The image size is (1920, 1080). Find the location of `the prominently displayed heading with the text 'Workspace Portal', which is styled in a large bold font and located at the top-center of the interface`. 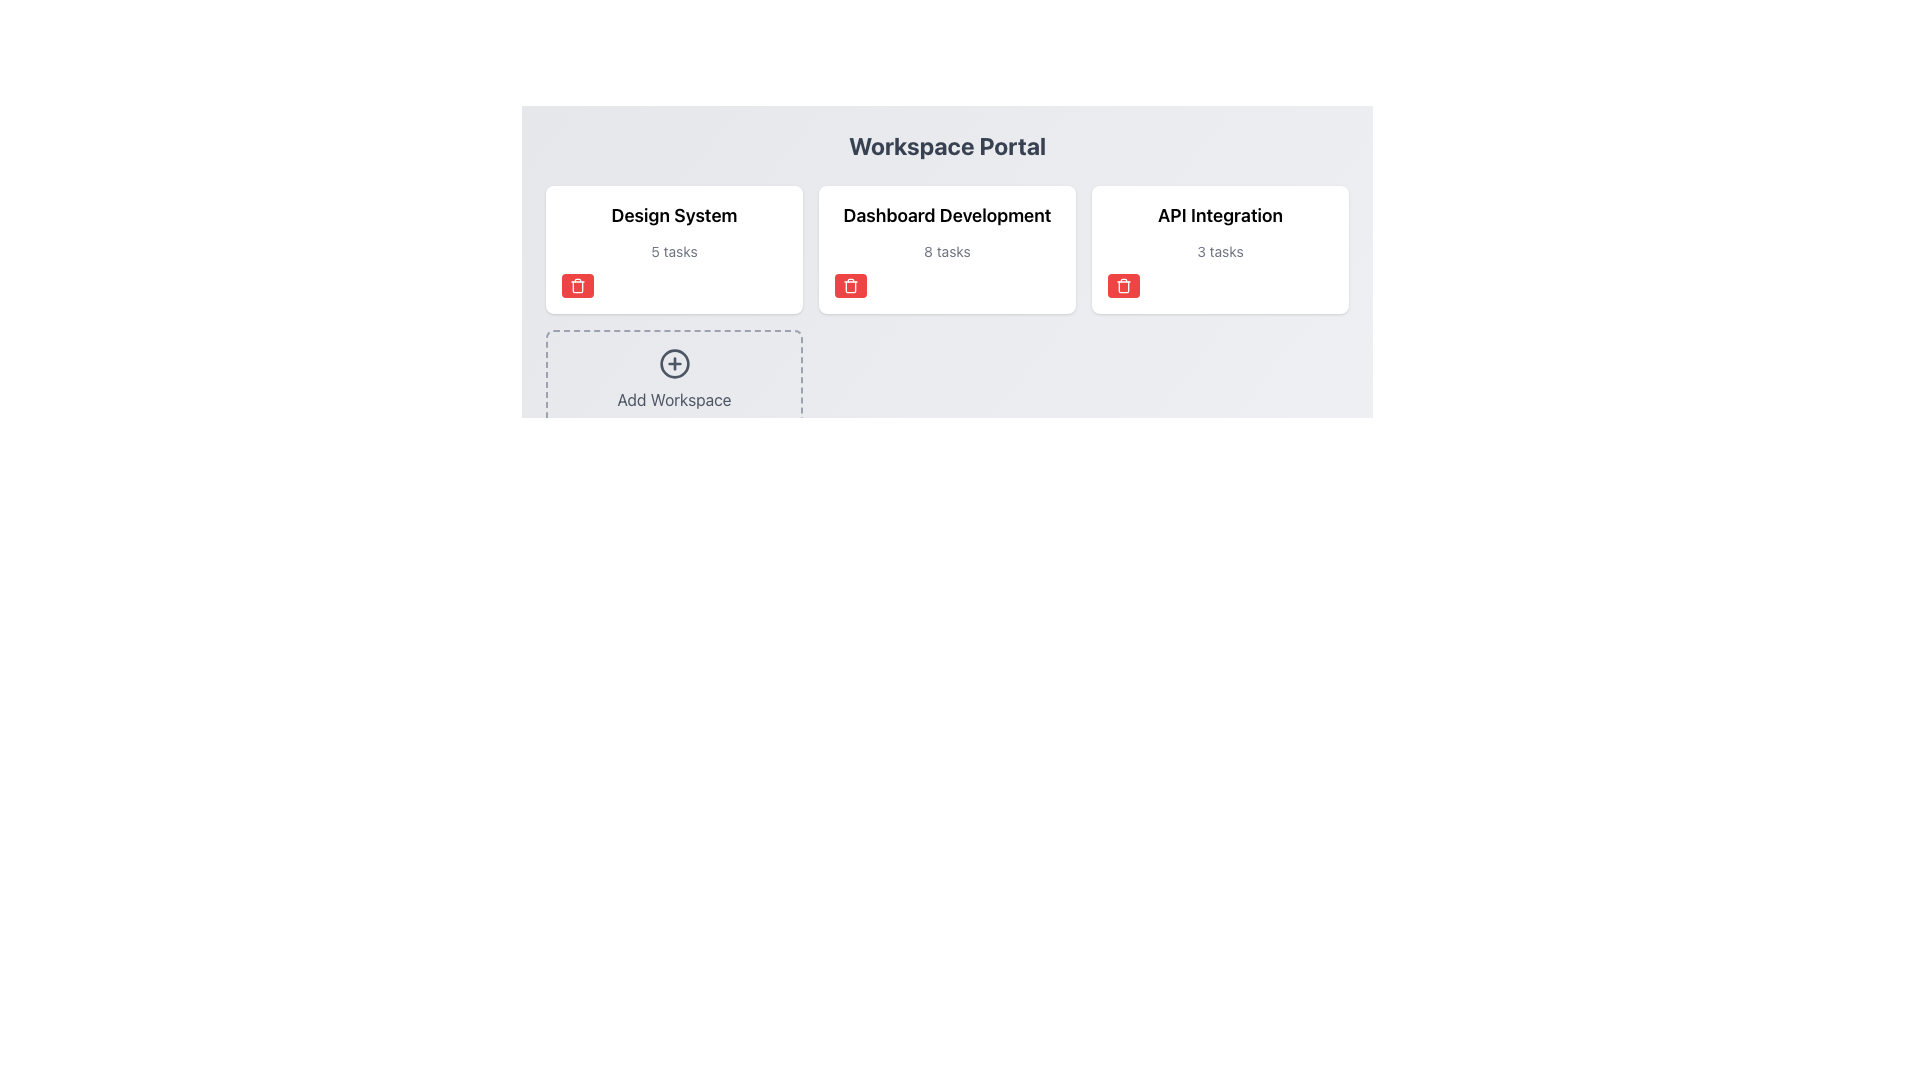

the prominently displayed heading with the text 'Workspace Portal', which is styled in a large bold font and located at the top-center of the interface is located at coordinates (946, 145).